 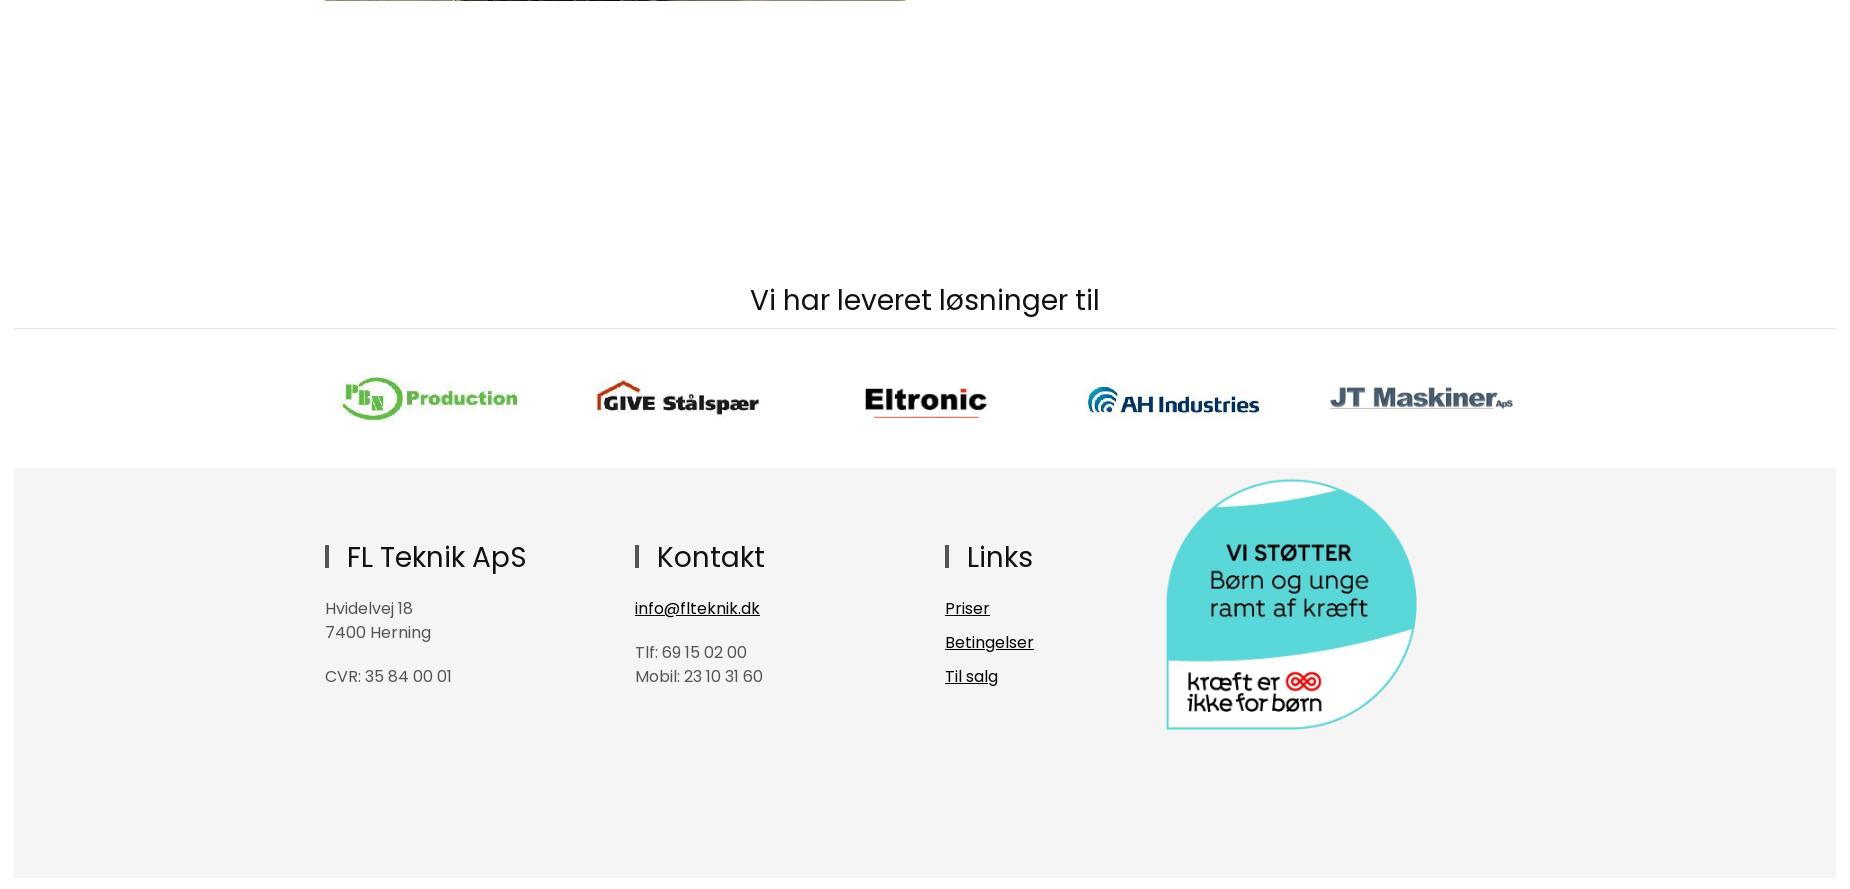 I want to click on '7400 Herning', so click(x=376, y=631).